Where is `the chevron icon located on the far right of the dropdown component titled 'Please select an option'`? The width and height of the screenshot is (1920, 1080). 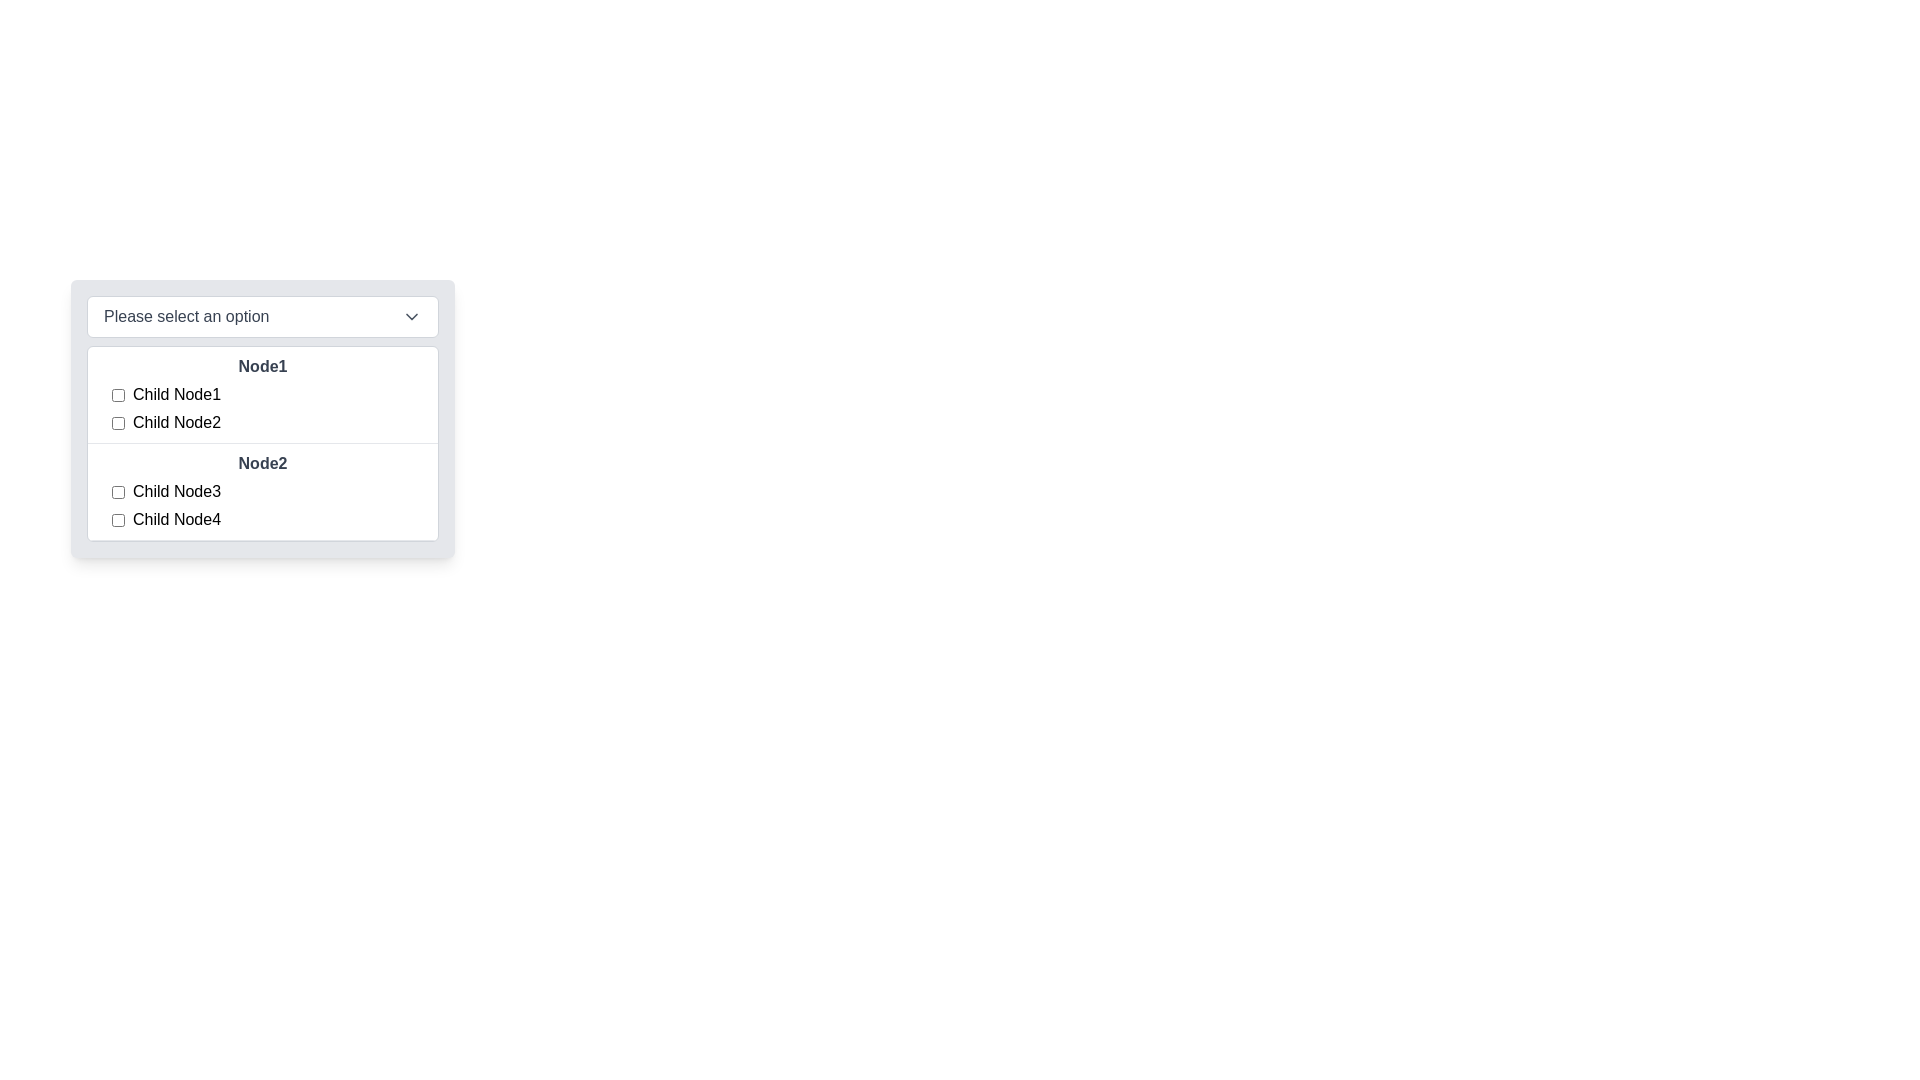
the chevron icon located on the far right of the dropdown component titled 'Please select an option' is located at coordinates (411, 315).